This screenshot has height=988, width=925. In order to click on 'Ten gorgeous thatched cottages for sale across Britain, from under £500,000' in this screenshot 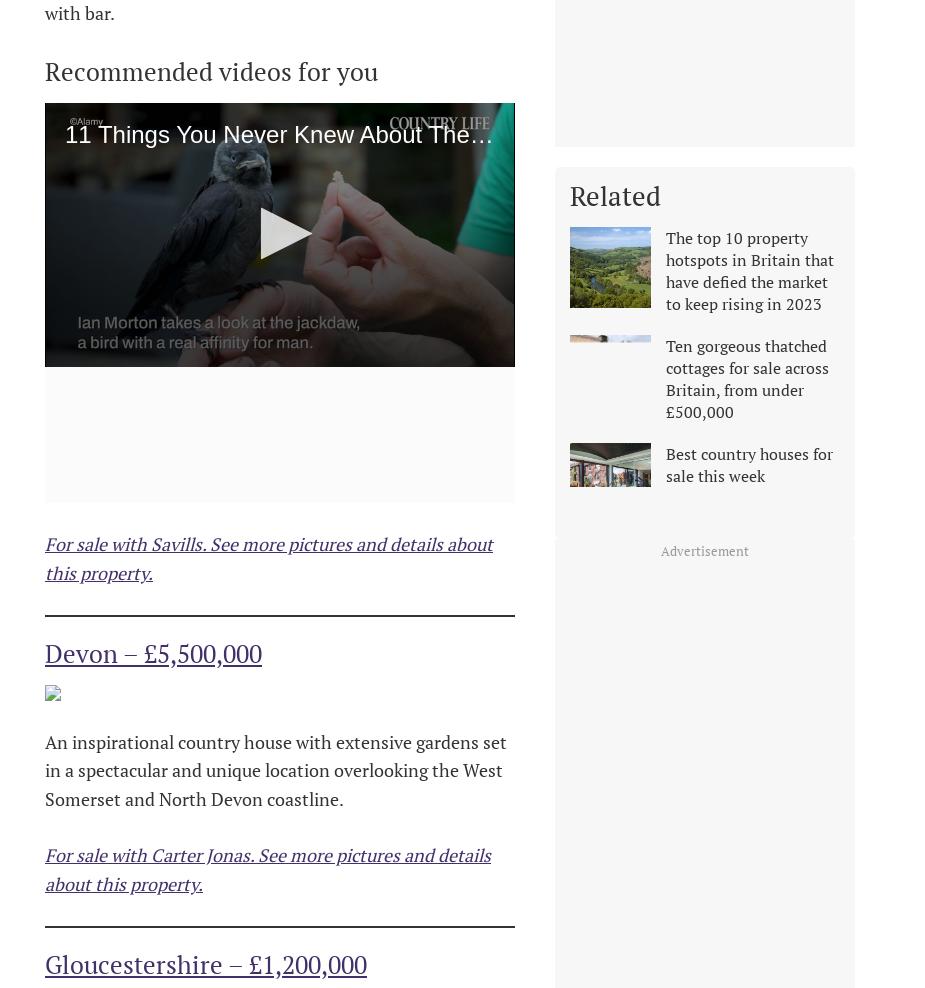, I will do `click(747, 377)`.